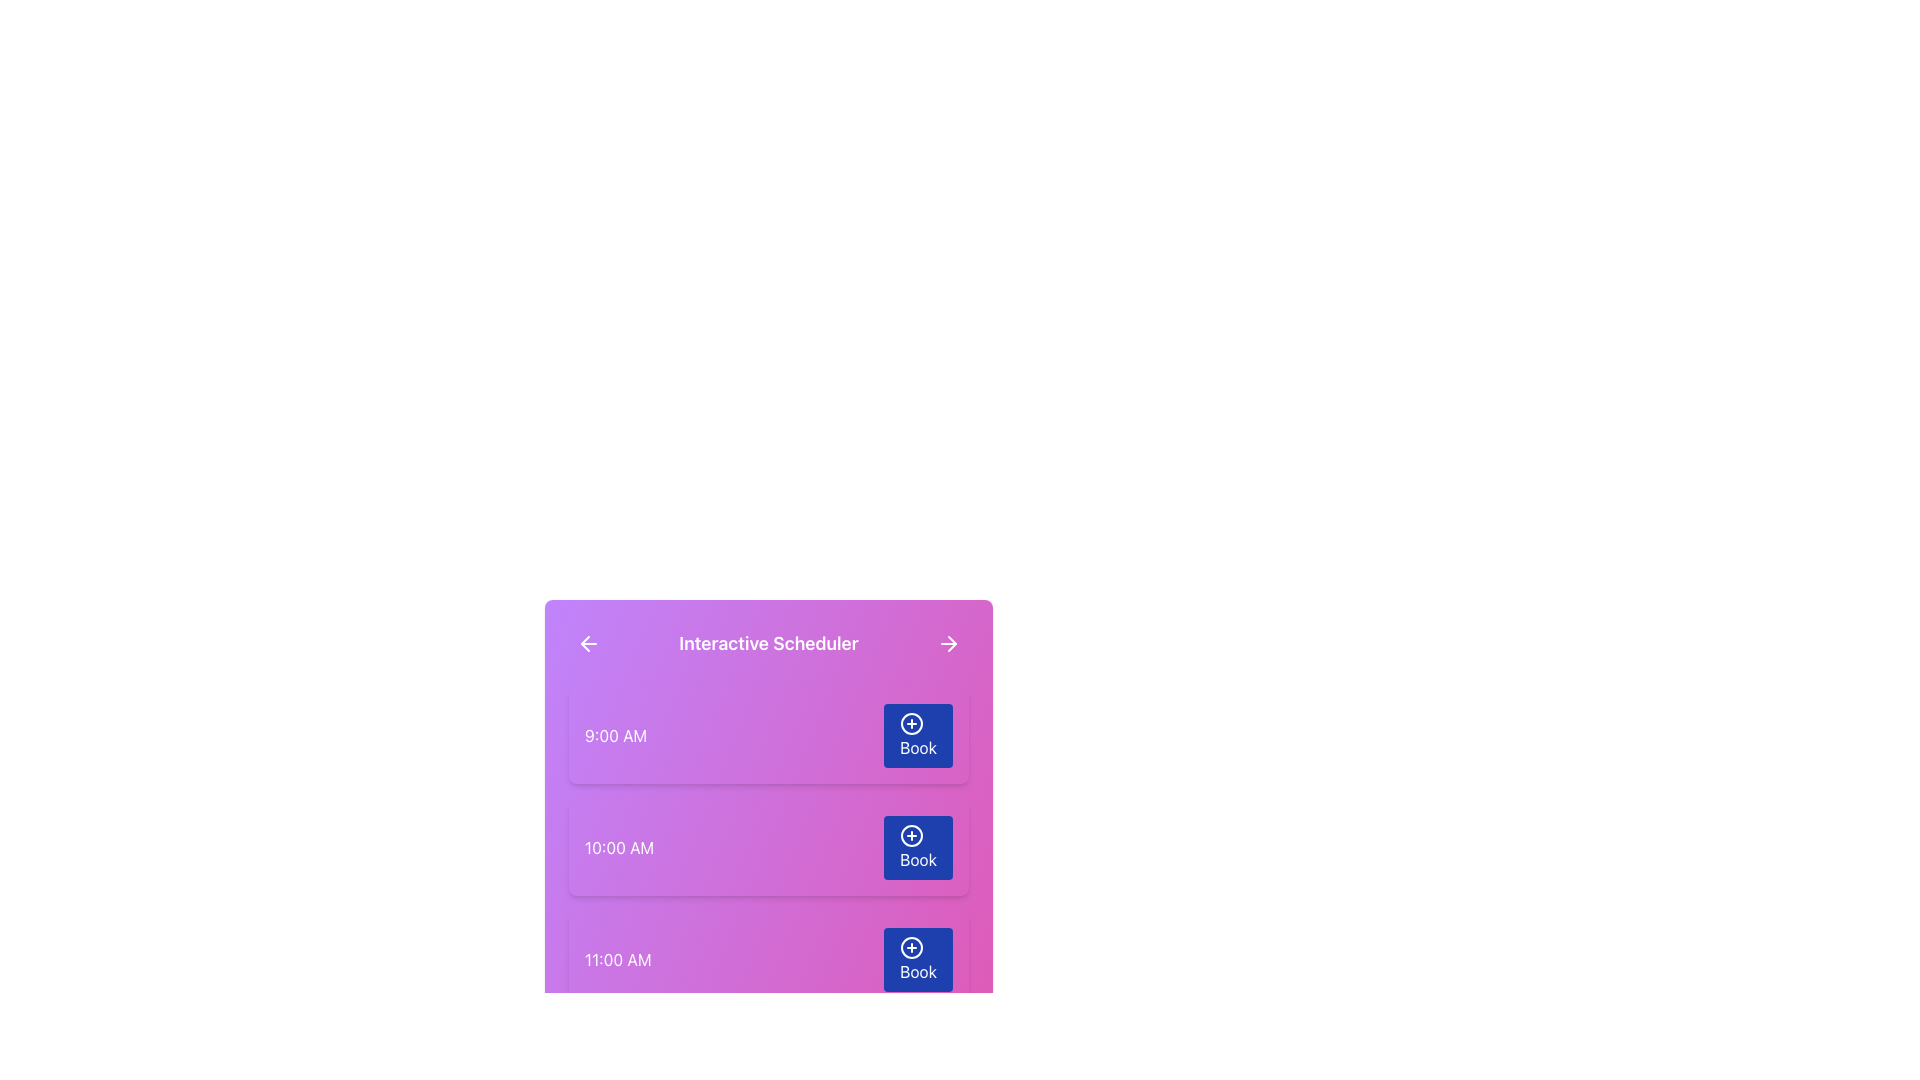 This screenshot has width=1920, height=1080. Describe the element at coordinates (911, 947) in the screenshot. I see `the central circular SVG element of the 'Book' button associated with the '11:00 AM' time slot` at that location.